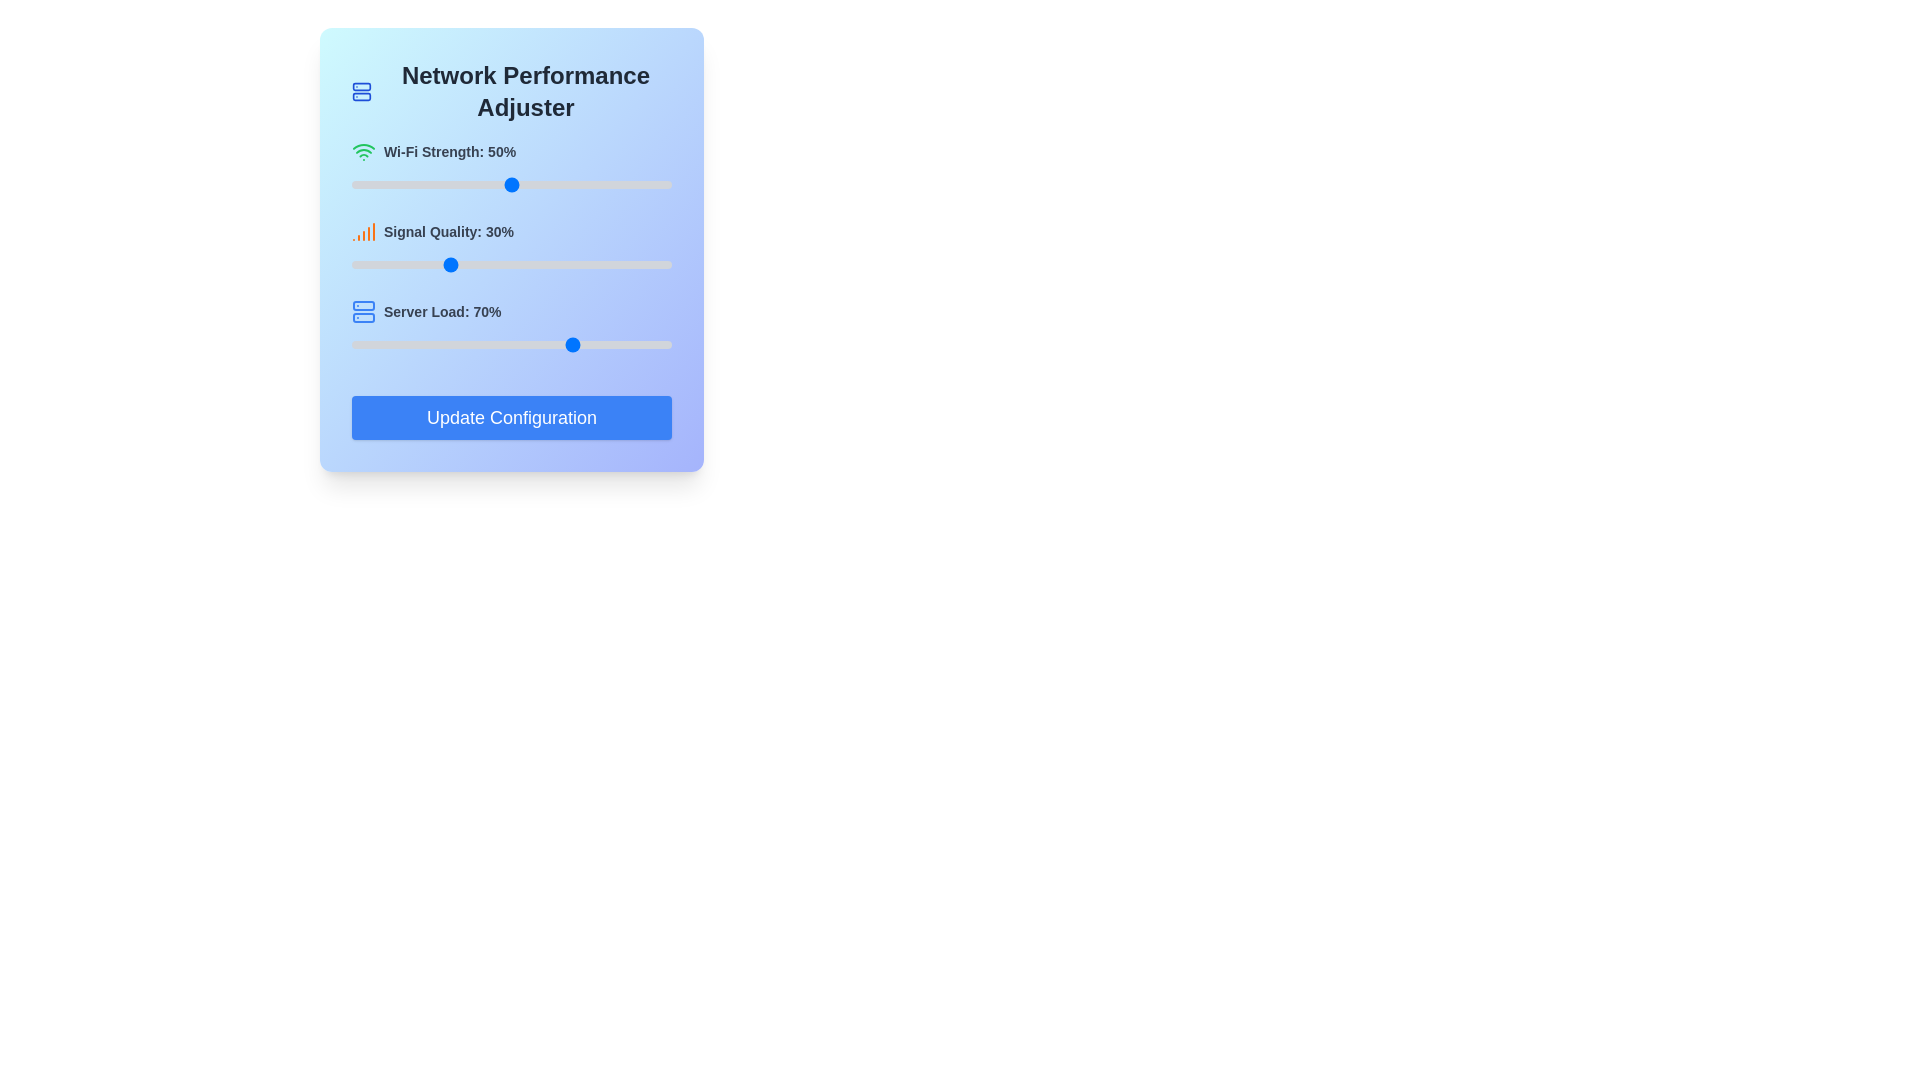 This screenshot has height=1080, width=1920. Describe the element at coordinates (521, 264) in the screenshot. I see `the signal quality` at that location.